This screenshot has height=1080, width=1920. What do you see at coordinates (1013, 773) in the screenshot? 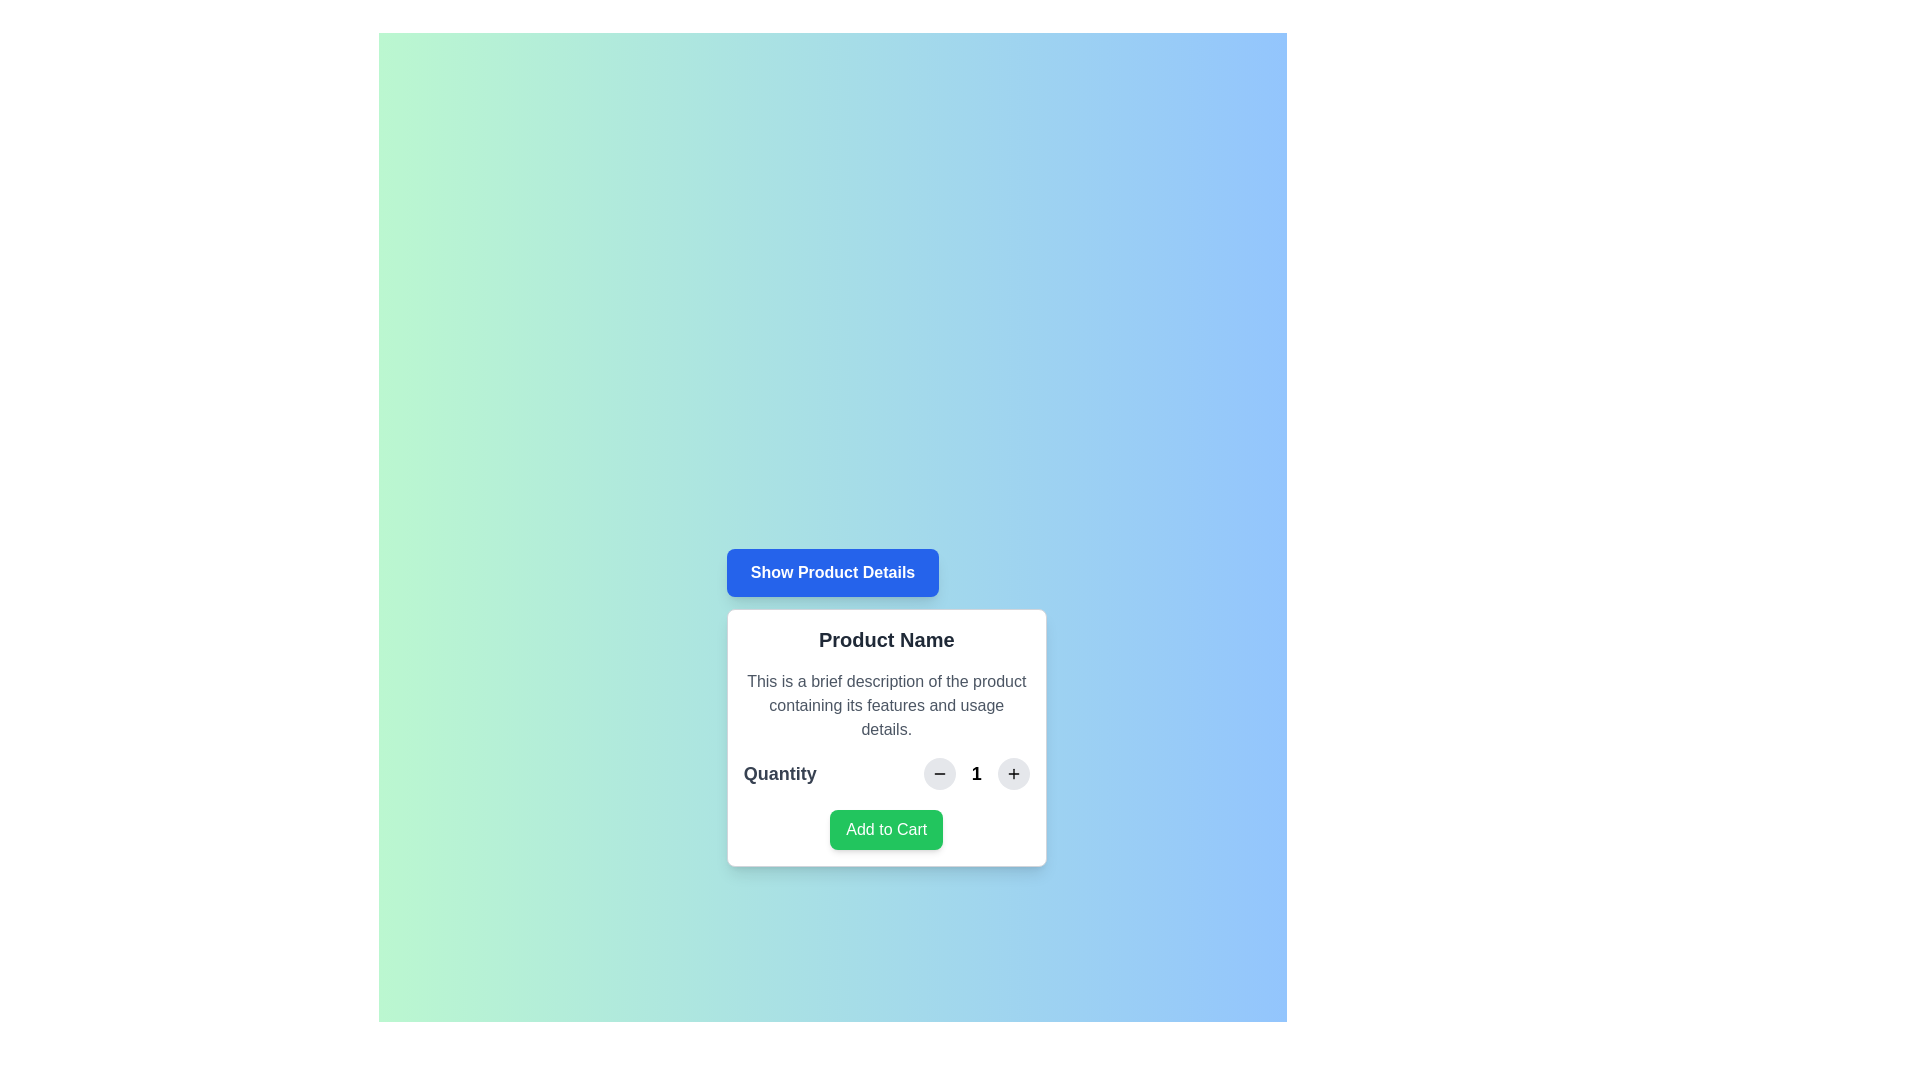
I see `the '+' button with a circular outline and gray background, located to the right of the quantity input field in the 'Quantity' section of the product purchase card` at bounding box center [1013, 773].